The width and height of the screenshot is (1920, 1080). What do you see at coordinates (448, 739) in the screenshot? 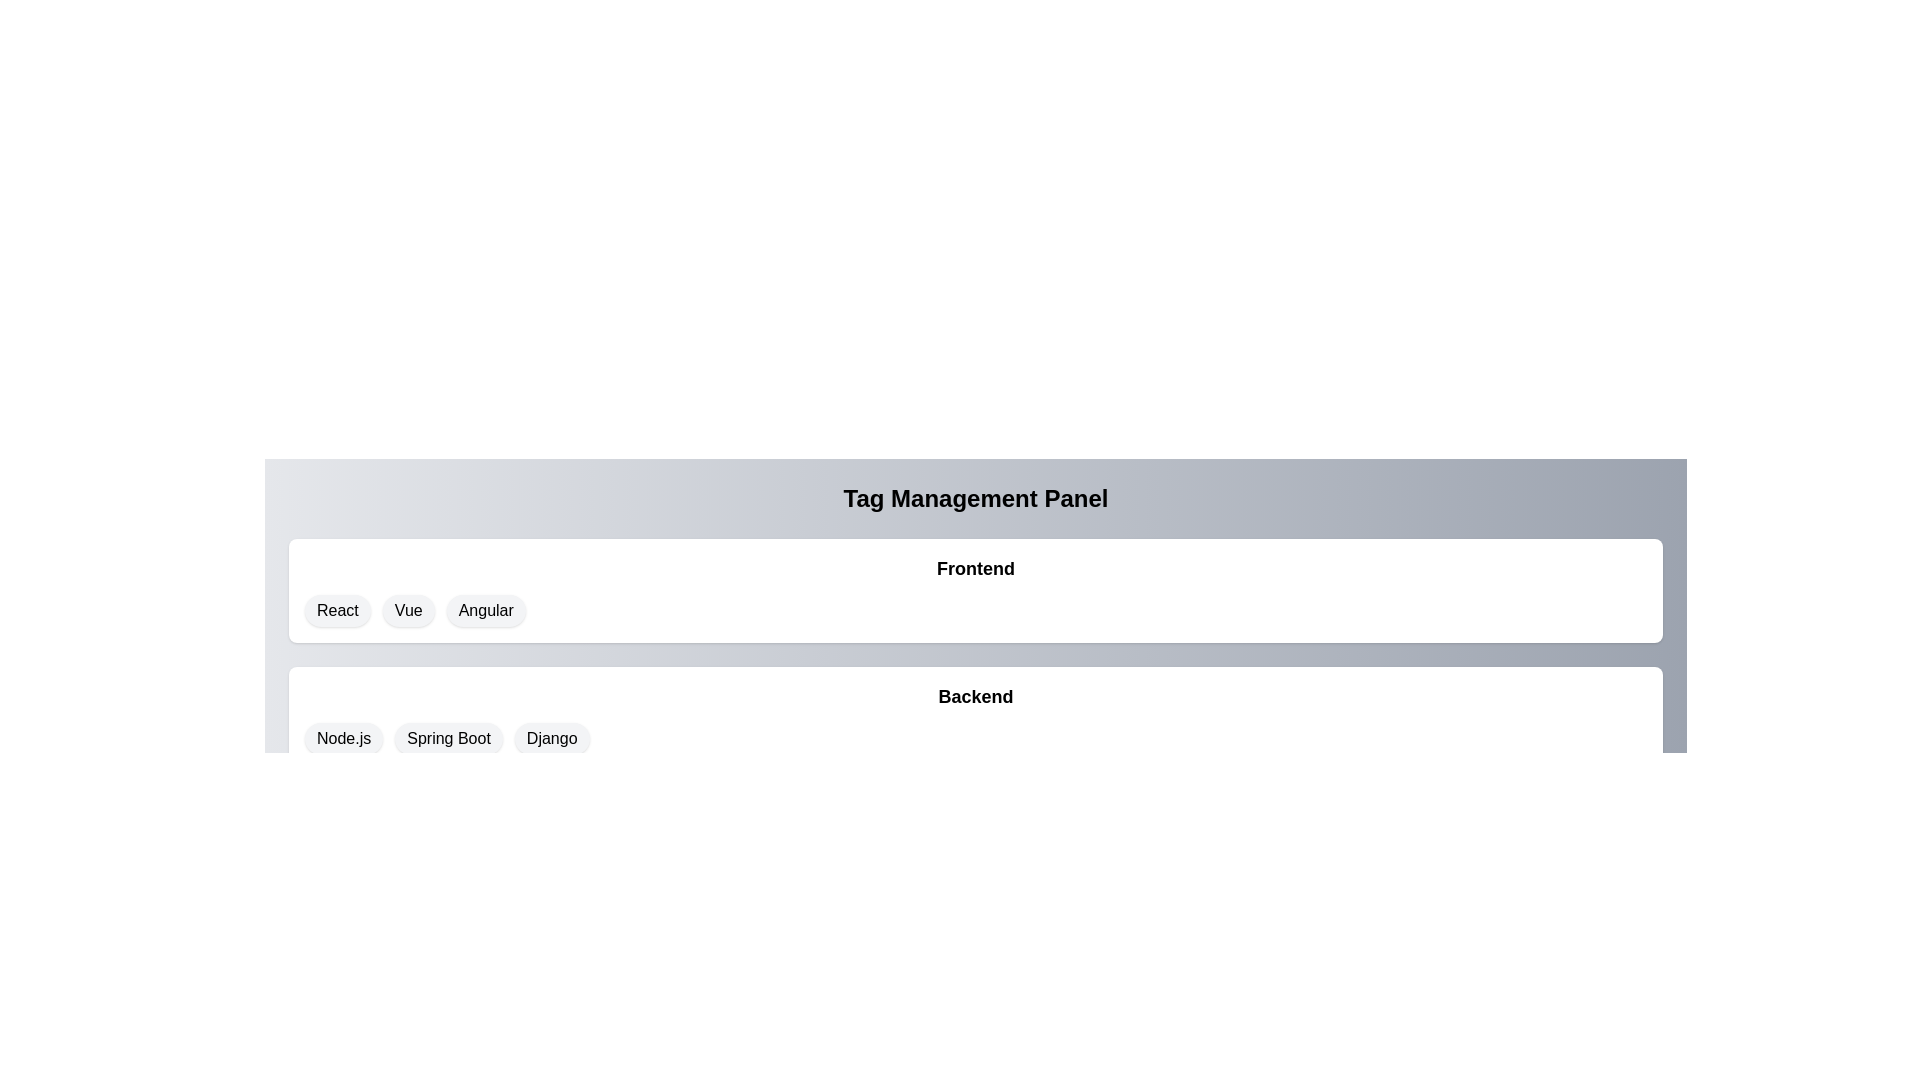
I see `the second button labeled 'Spring Boot'` at bounding box center [448, 739].